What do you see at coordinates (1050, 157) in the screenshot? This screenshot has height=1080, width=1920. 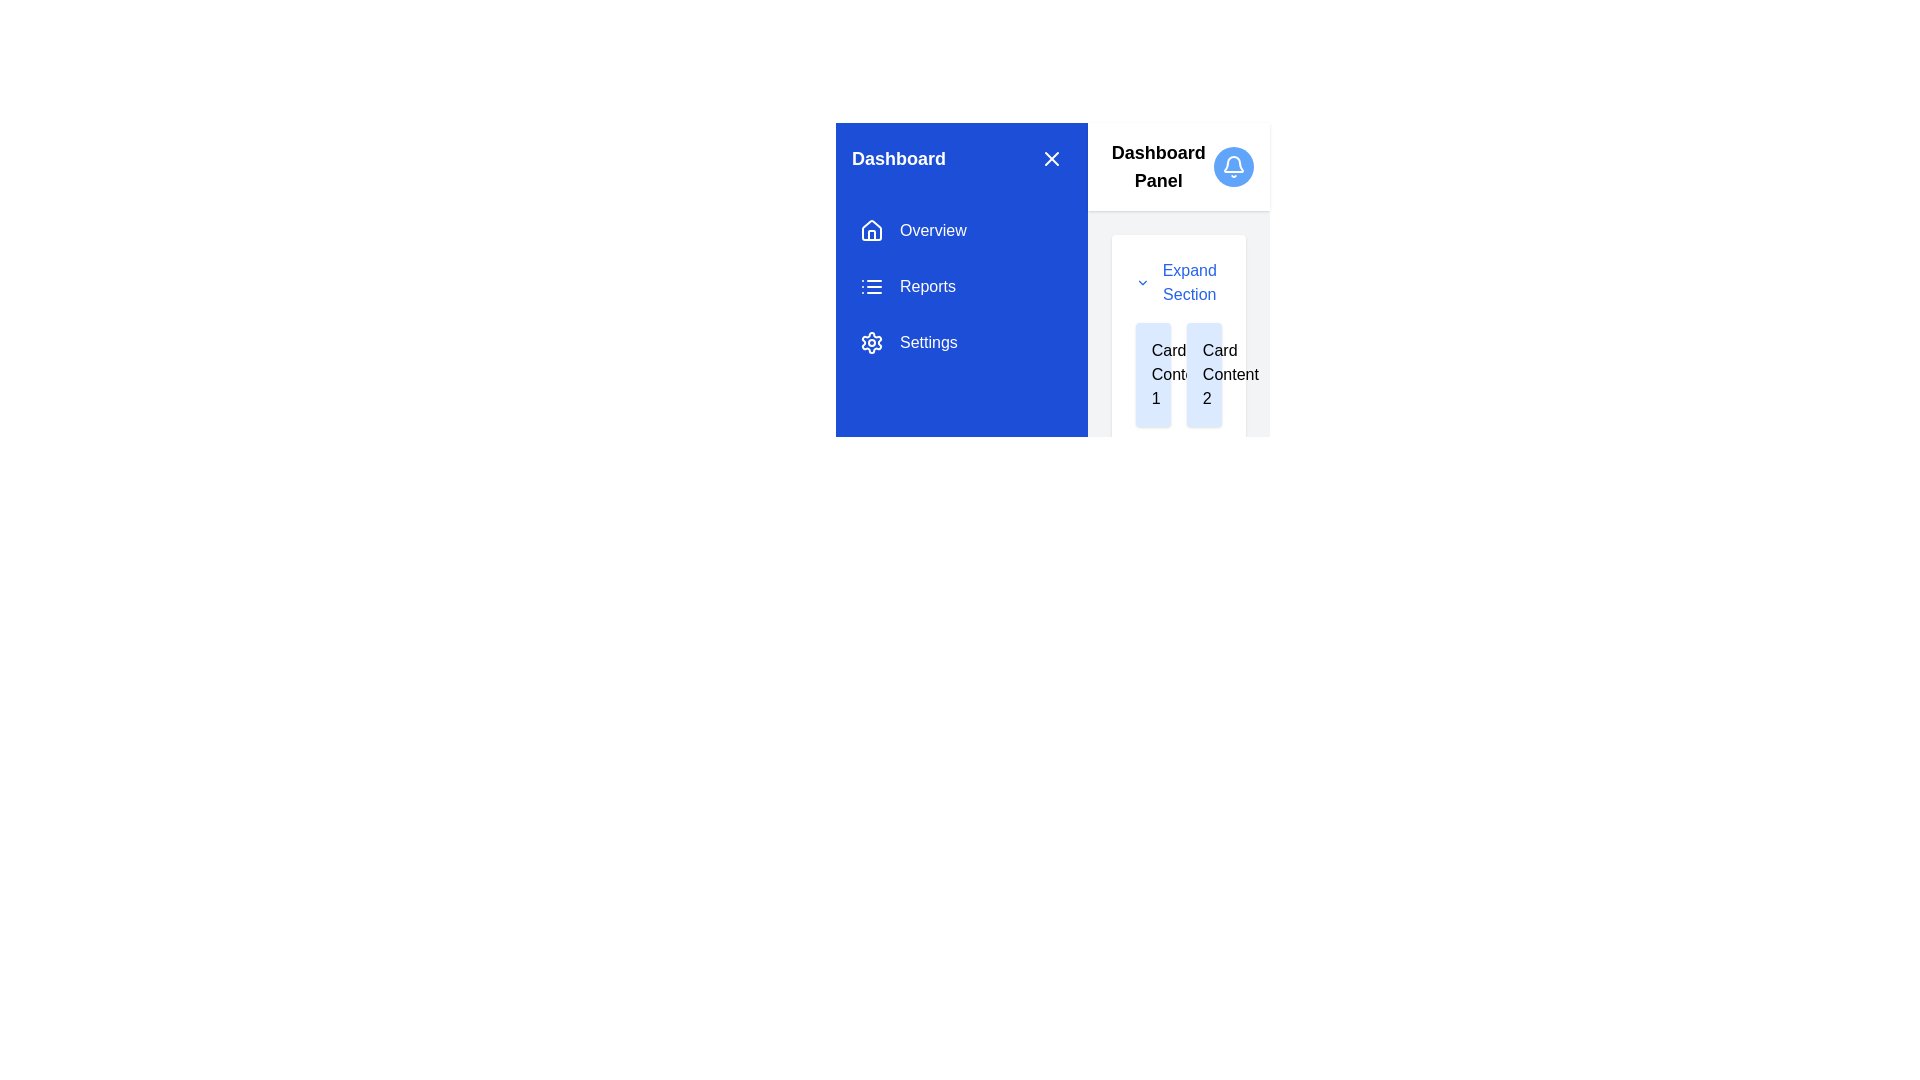 I see `the small square button with an 'X' icon in the center, located at the top-right corner of the blue sidebar next to the 'Dashboard' text` at bounding box center [1050, 157].